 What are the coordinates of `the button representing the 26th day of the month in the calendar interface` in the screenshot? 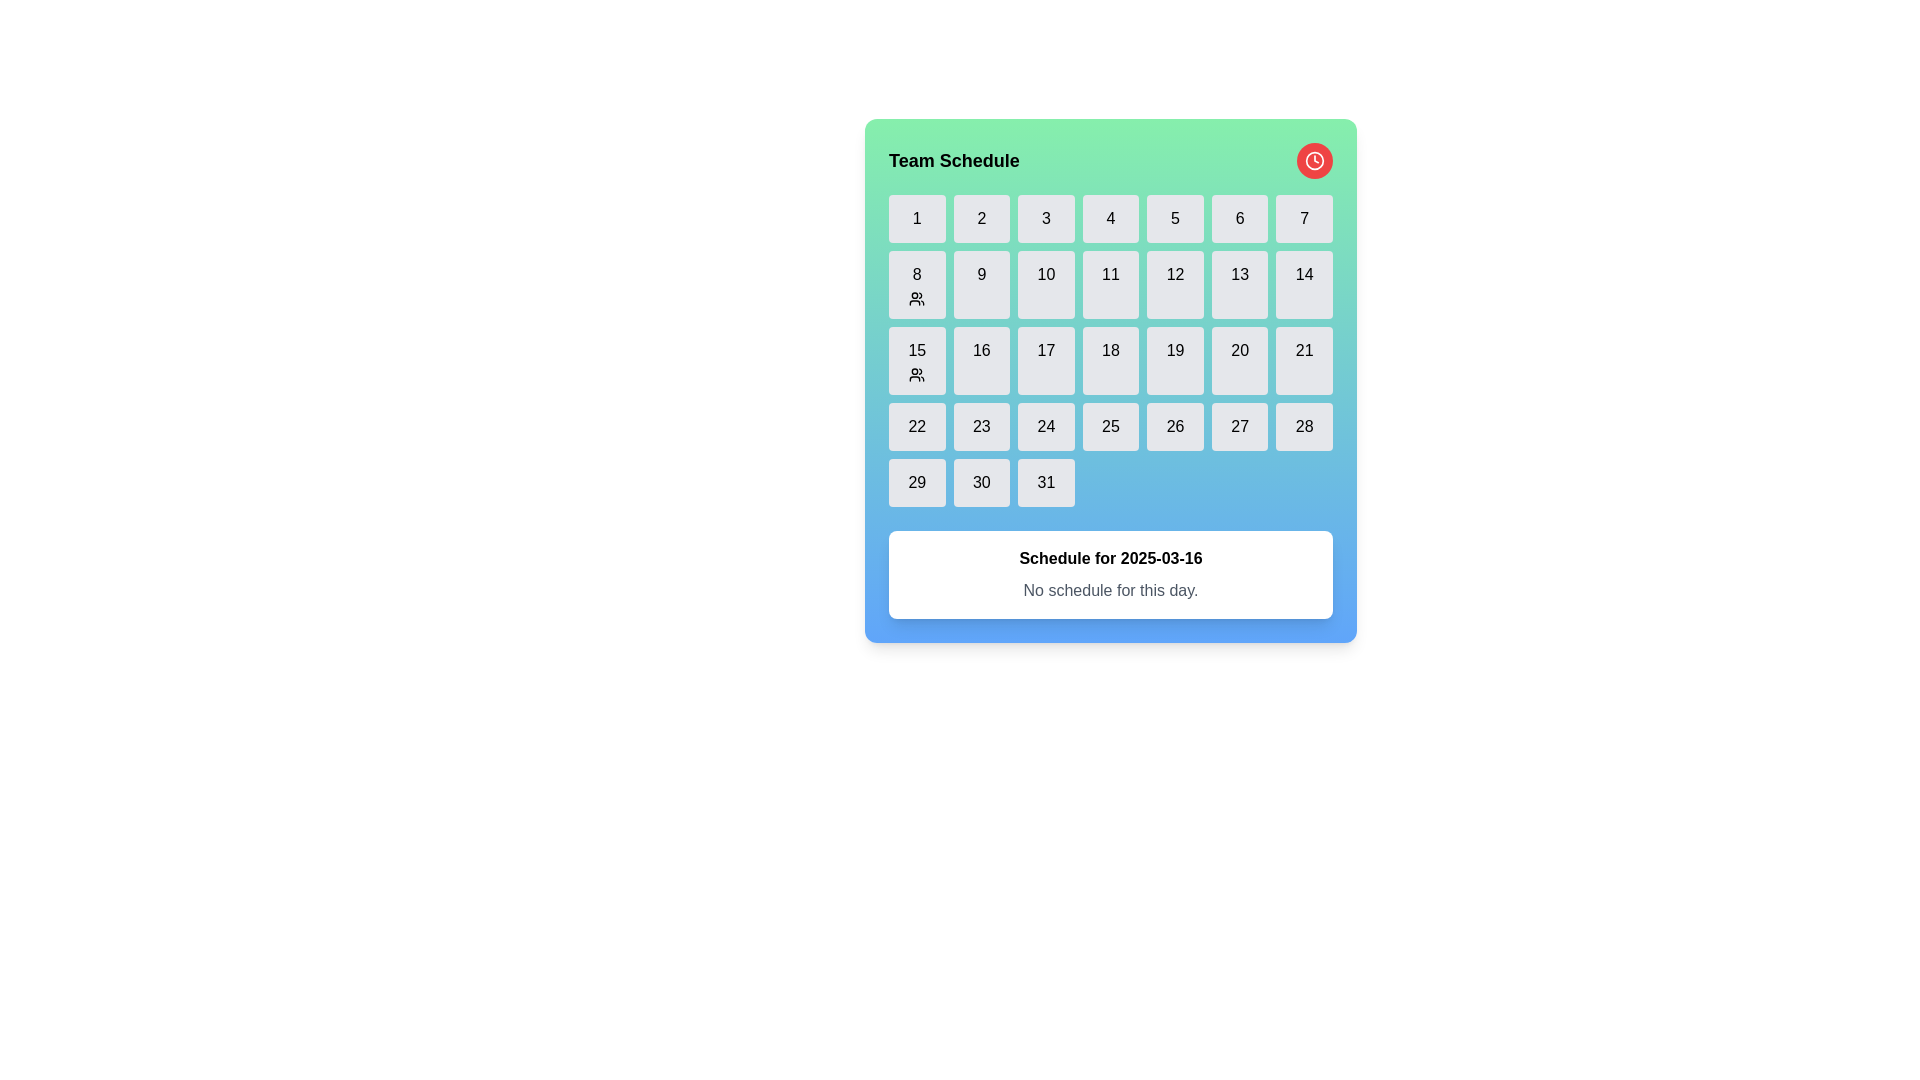 It's located at (1175, 426).